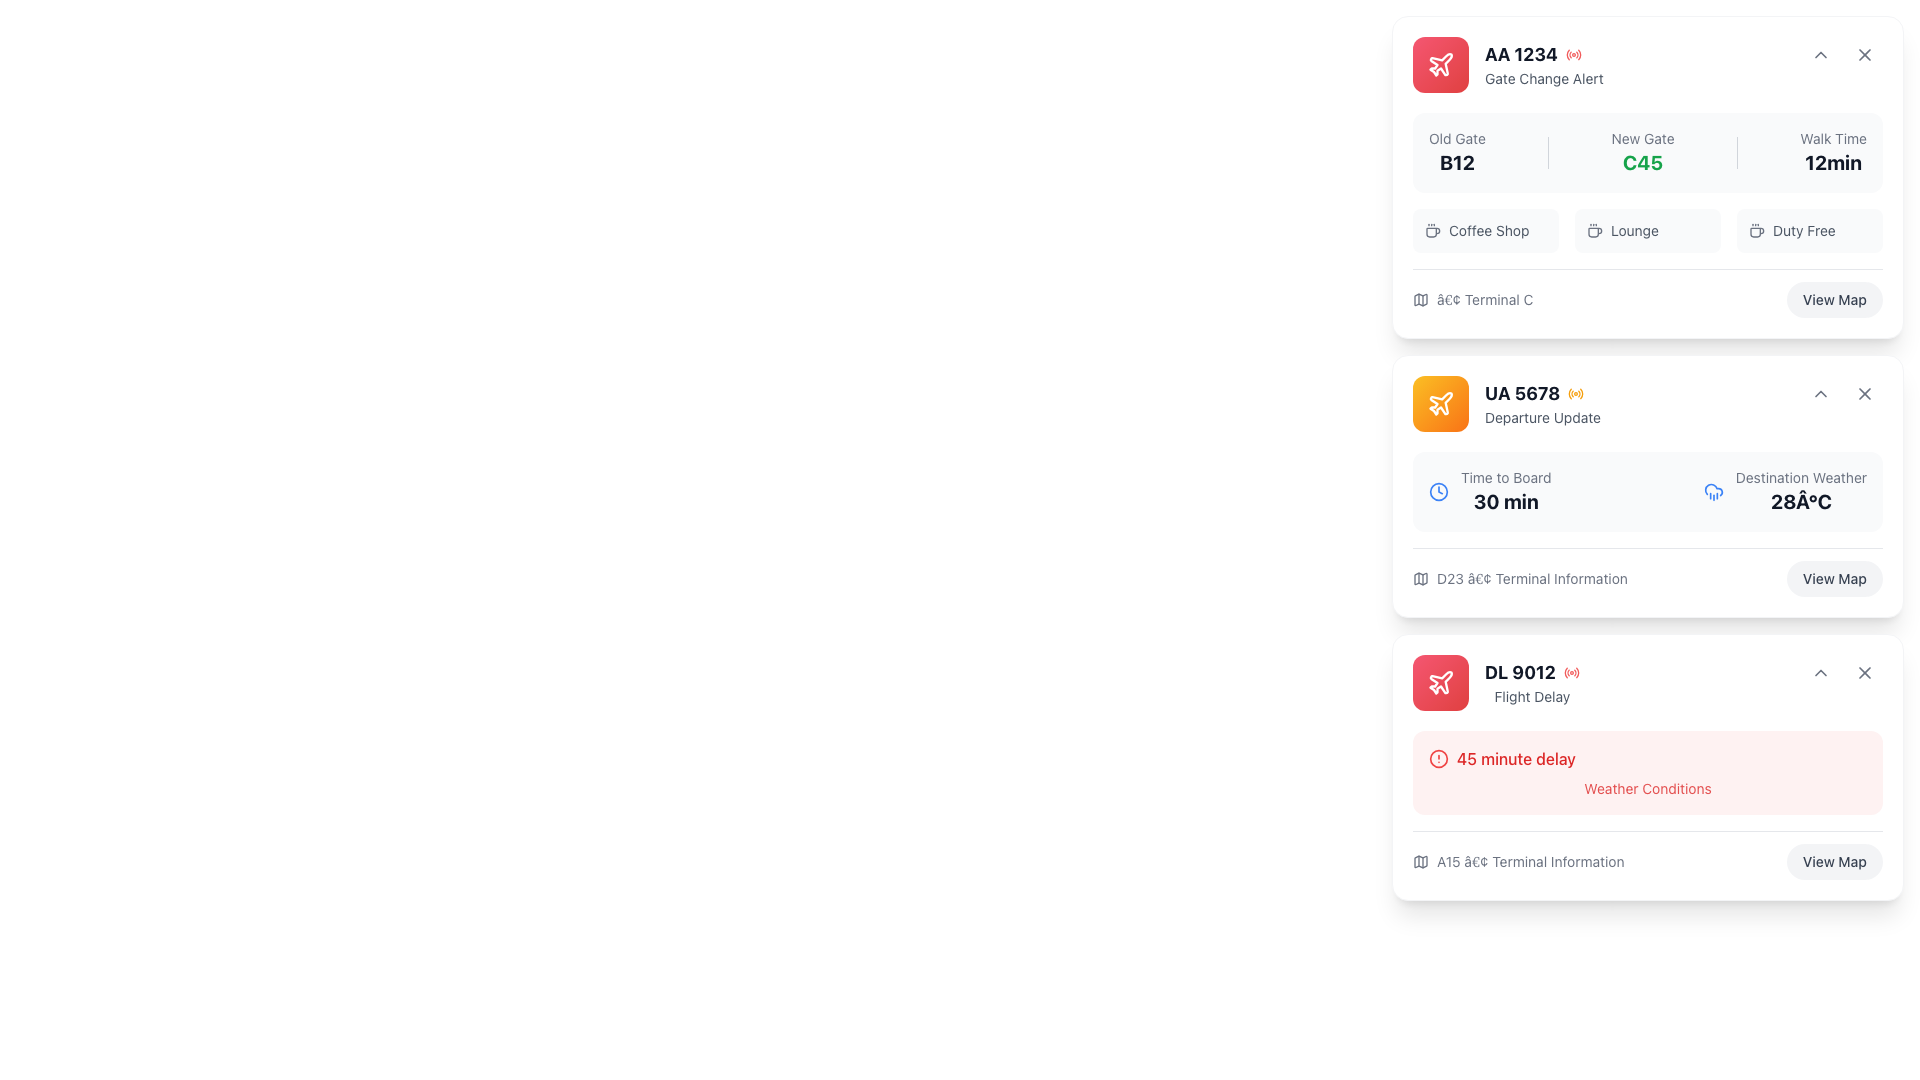 Image resolution: width=1920 pixels, height=1080 pixels. What do you see at coordinates (1521, 393) in the screenshot?
I see `the text displaying the flight number located centrally within the second flight information card, which is aligned with an airline icon on the left and additional flight information on the right` at bounding box center [1521, 393].